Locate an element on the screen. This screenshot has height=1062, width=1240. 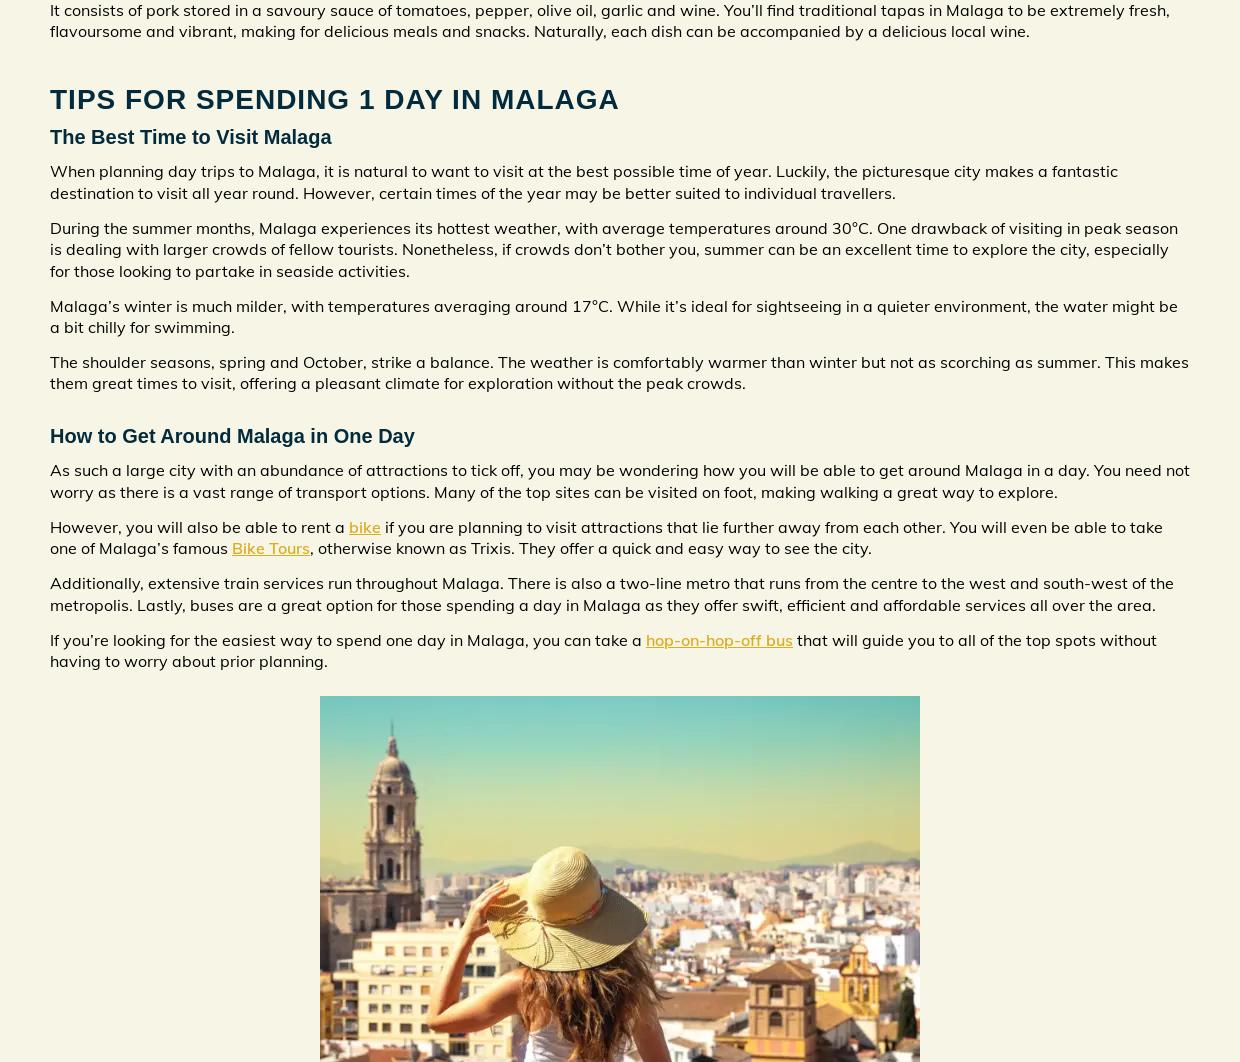
'When planning day trips to Malaga, it is natural to want to visit at the best possible time of year. Luckily, the picturesque city makes a fantastic destination to visit all year round. However, certain times of the year may be better suited to individual travellers.' is located at coordinates (584, 181).